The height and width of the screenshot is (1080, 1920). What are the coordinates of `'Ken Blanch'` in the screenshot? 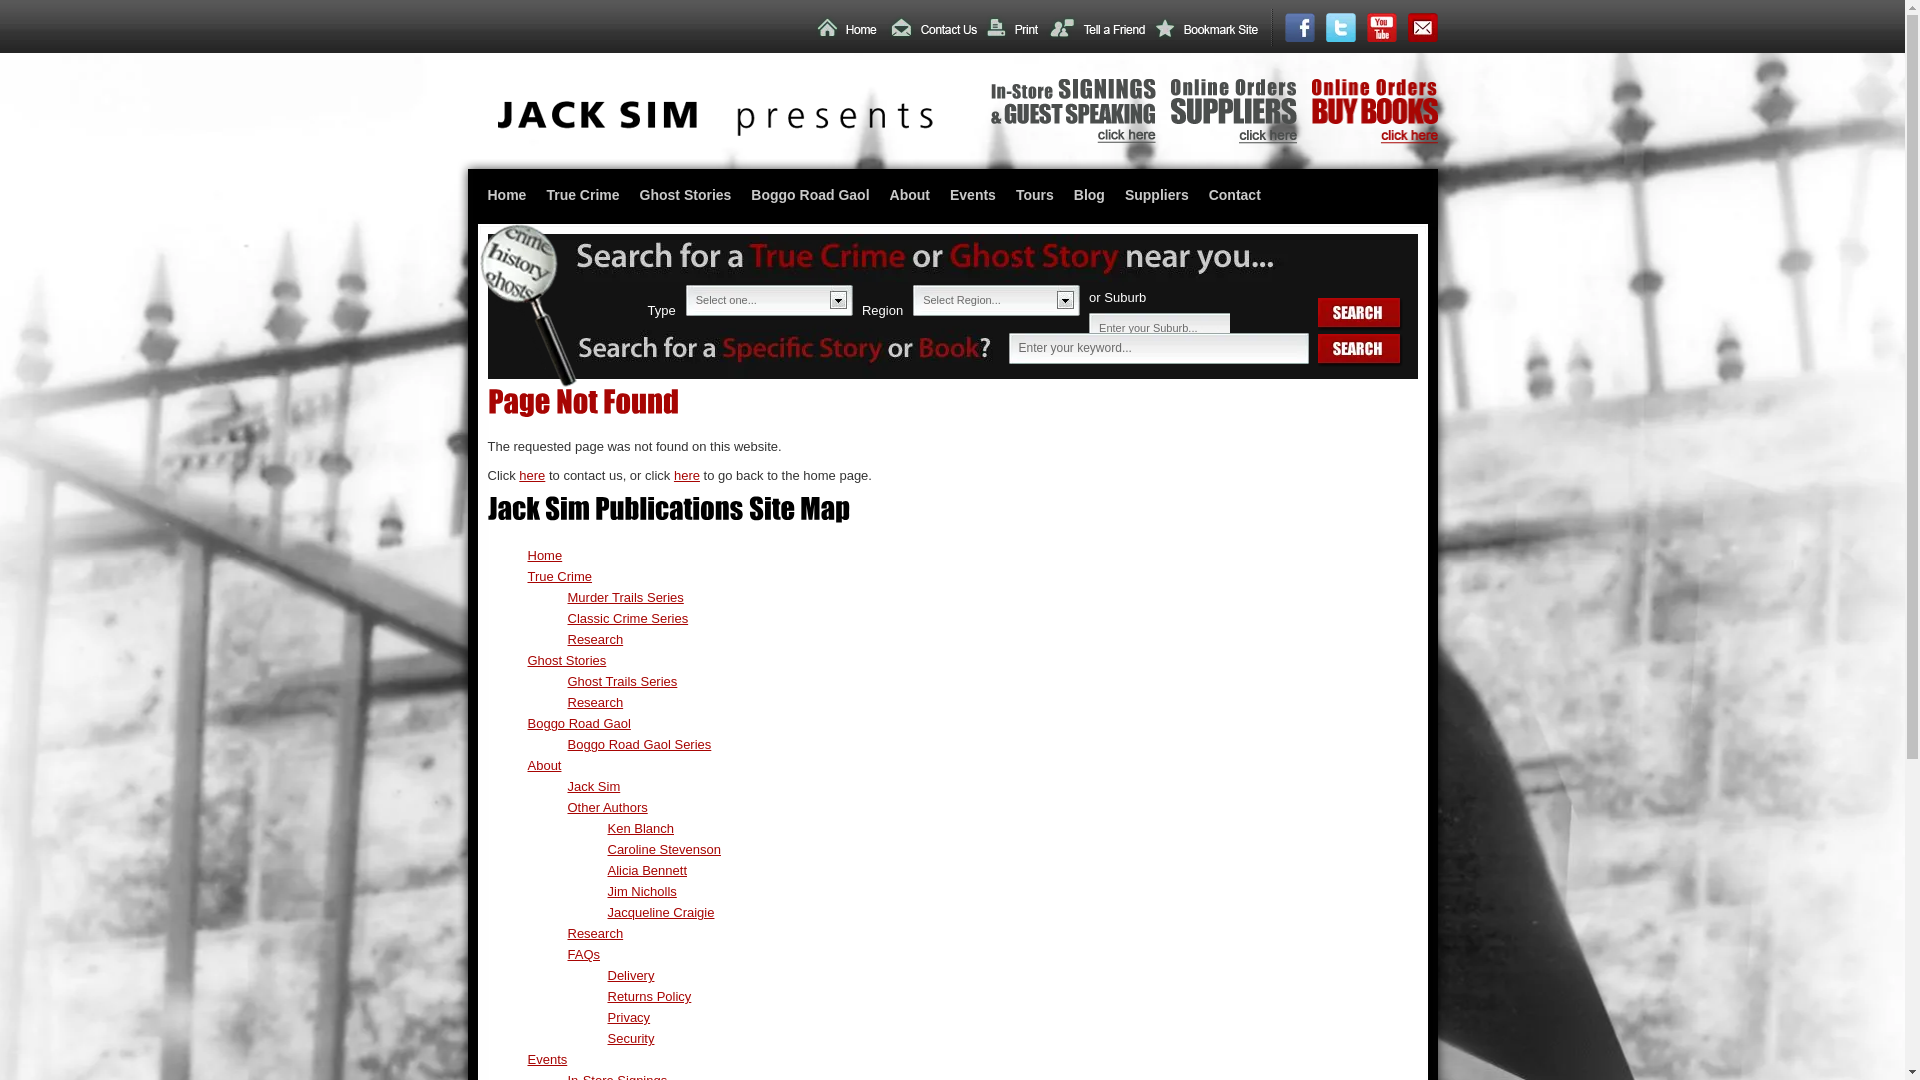 It's located at (641, 828).